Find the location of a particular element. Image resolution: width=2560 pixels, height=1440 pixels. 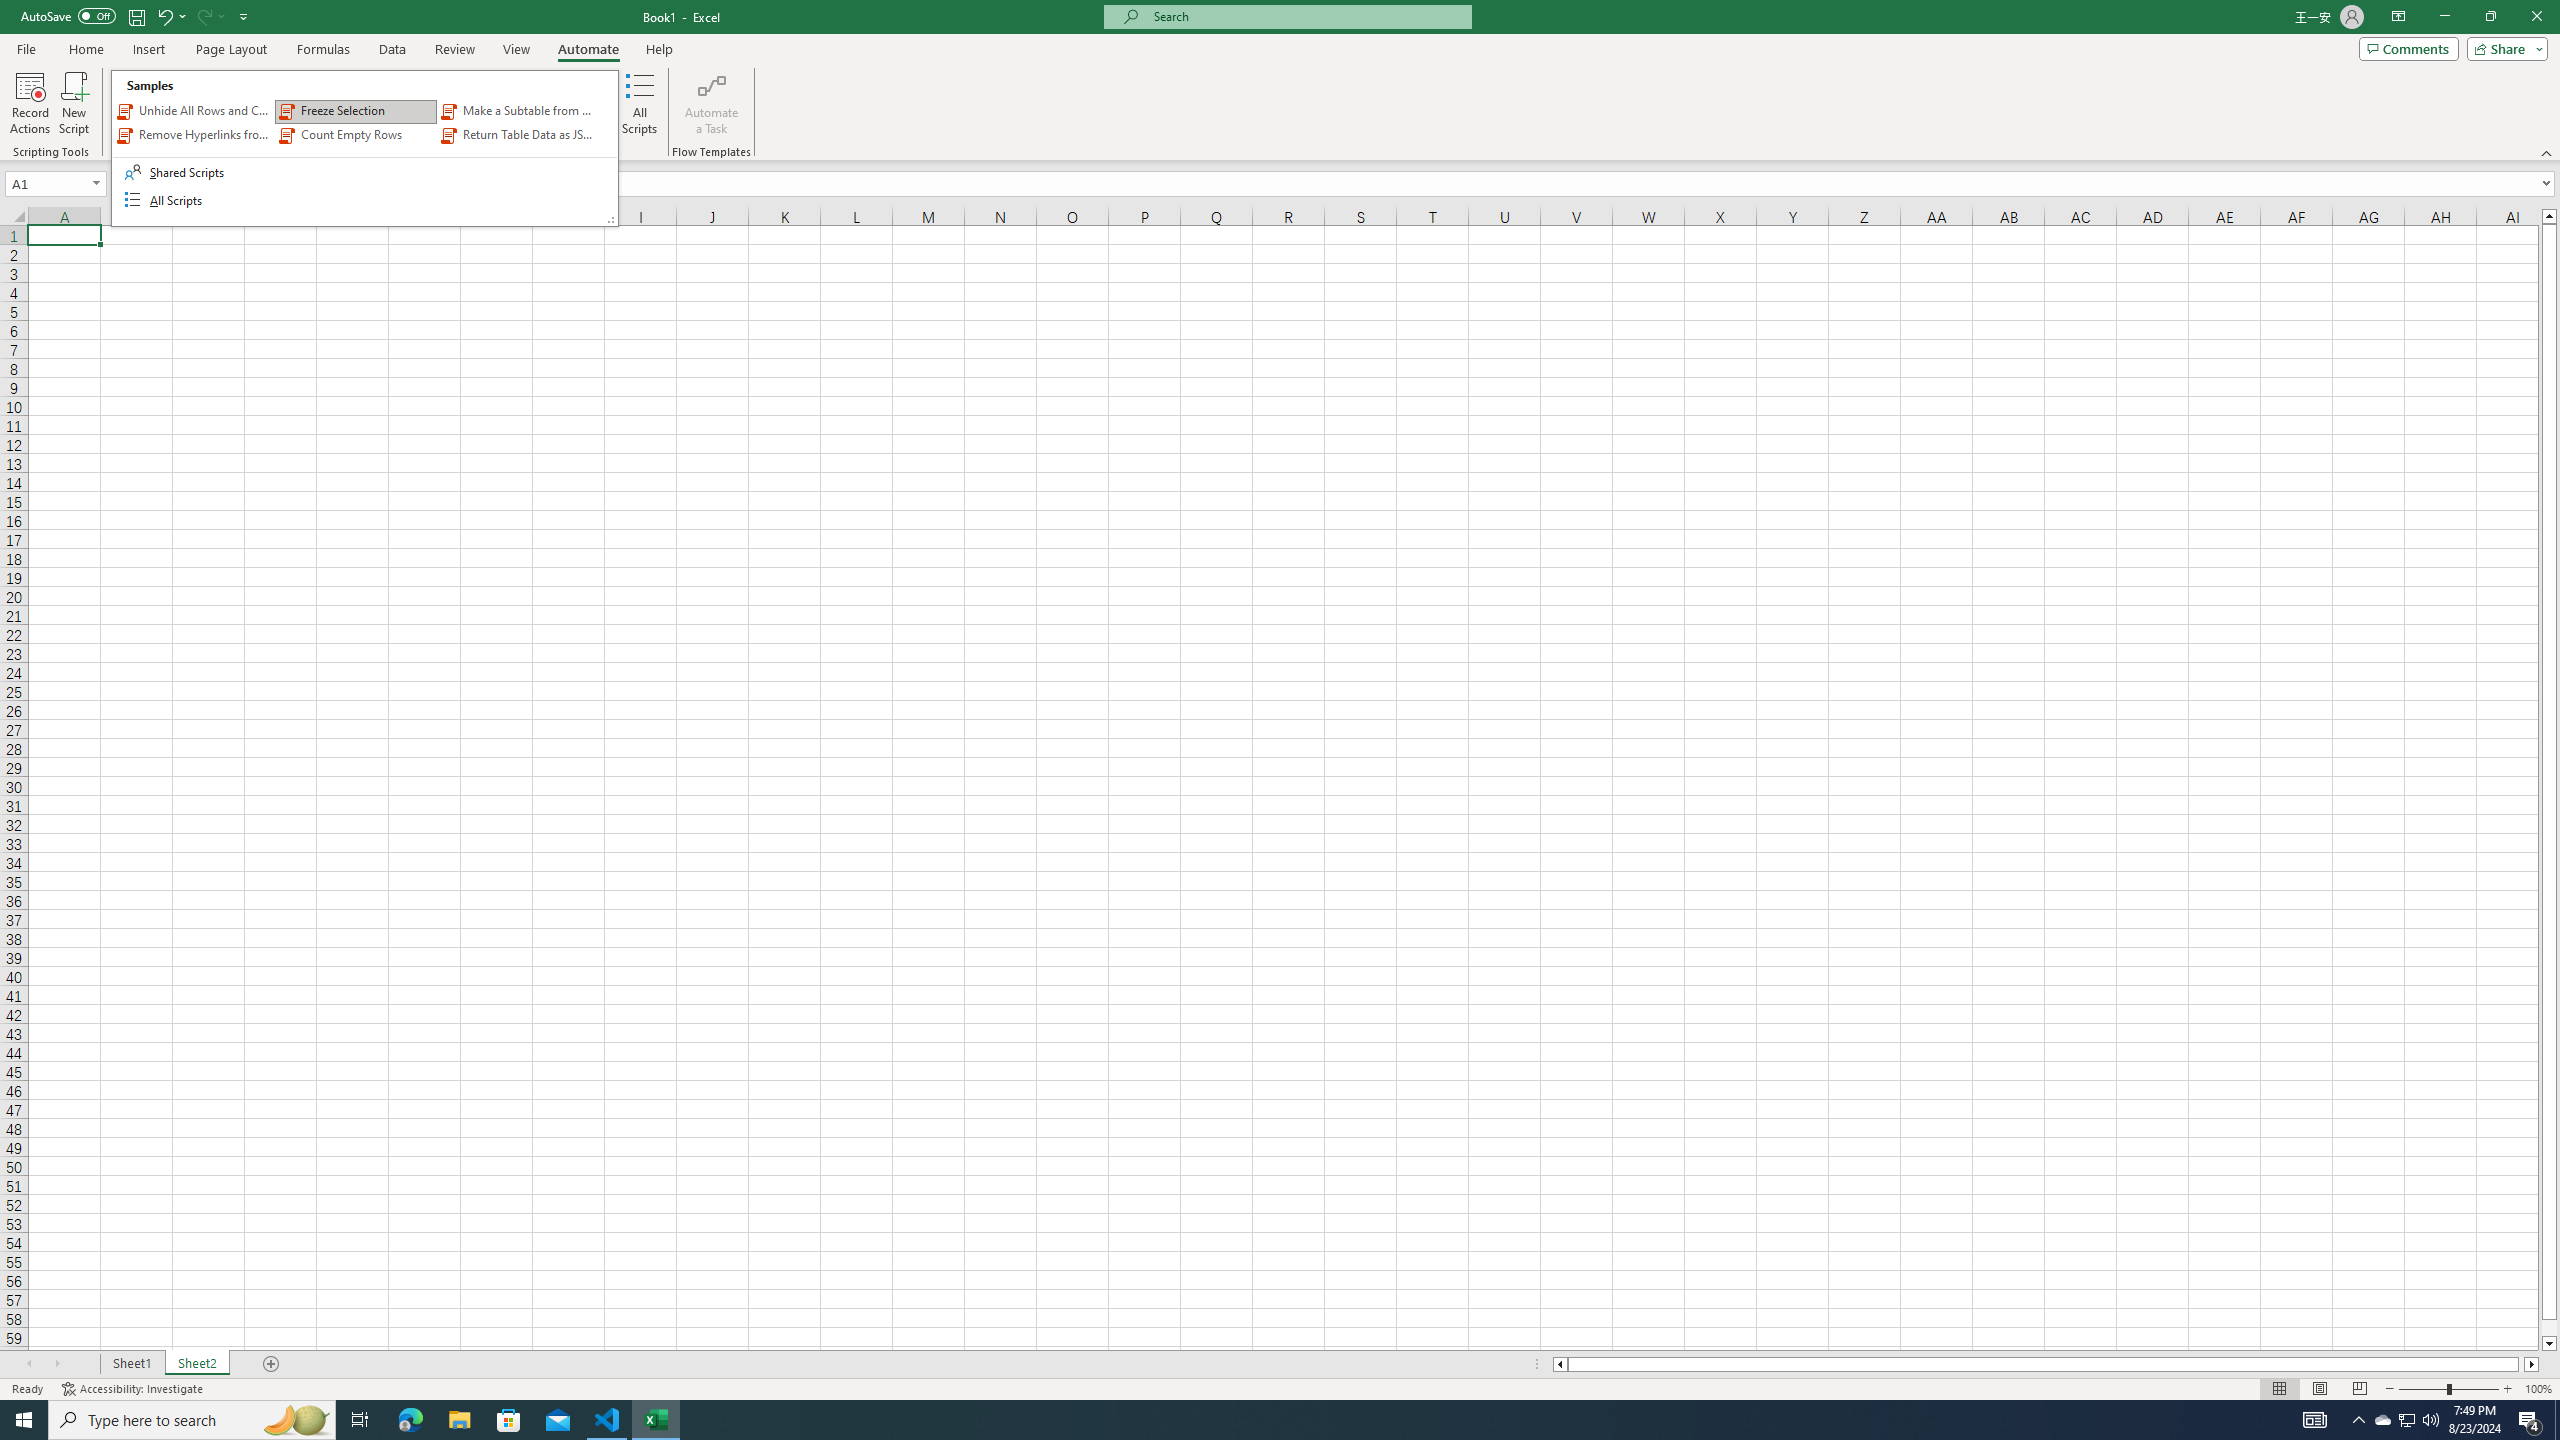

'Minimize' is located at coordinates (2443, 16).